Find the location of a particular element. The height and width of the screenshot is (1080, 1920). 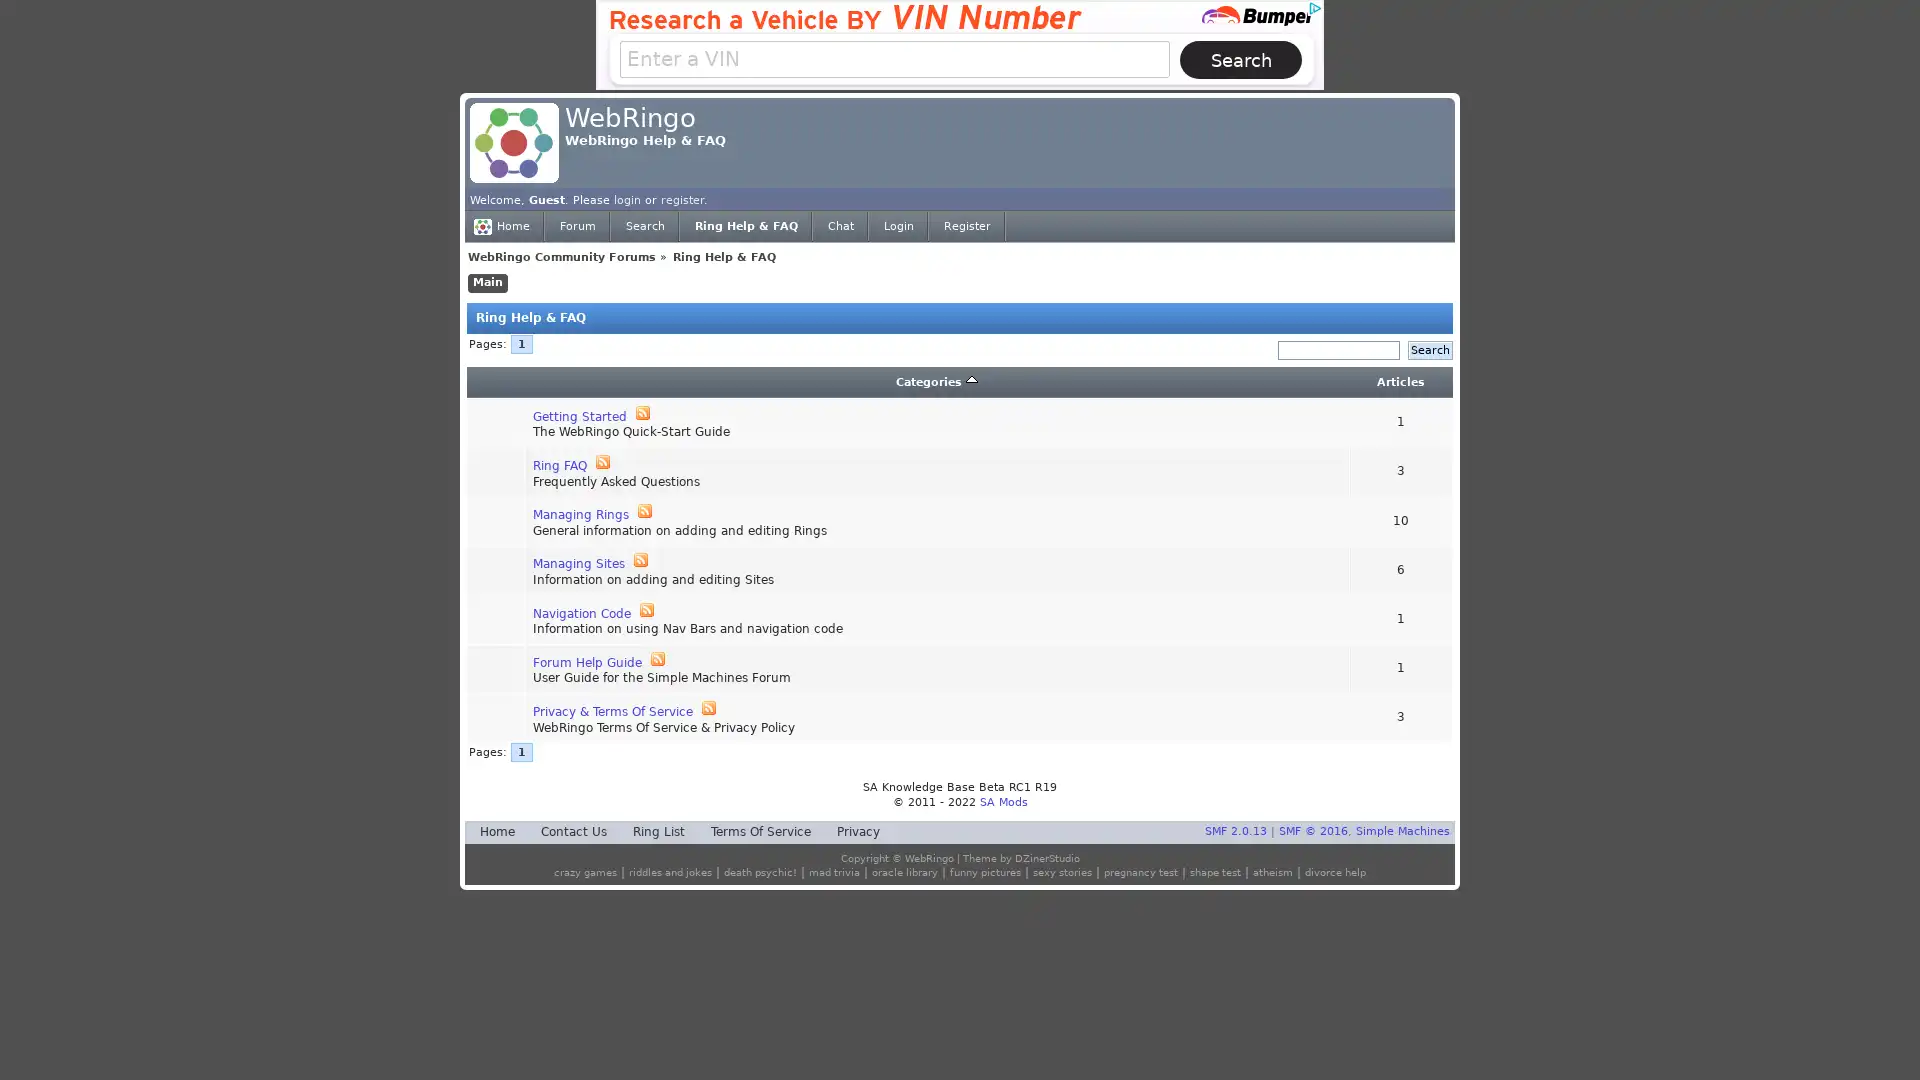

Search is located at coordinates (1429, 348).